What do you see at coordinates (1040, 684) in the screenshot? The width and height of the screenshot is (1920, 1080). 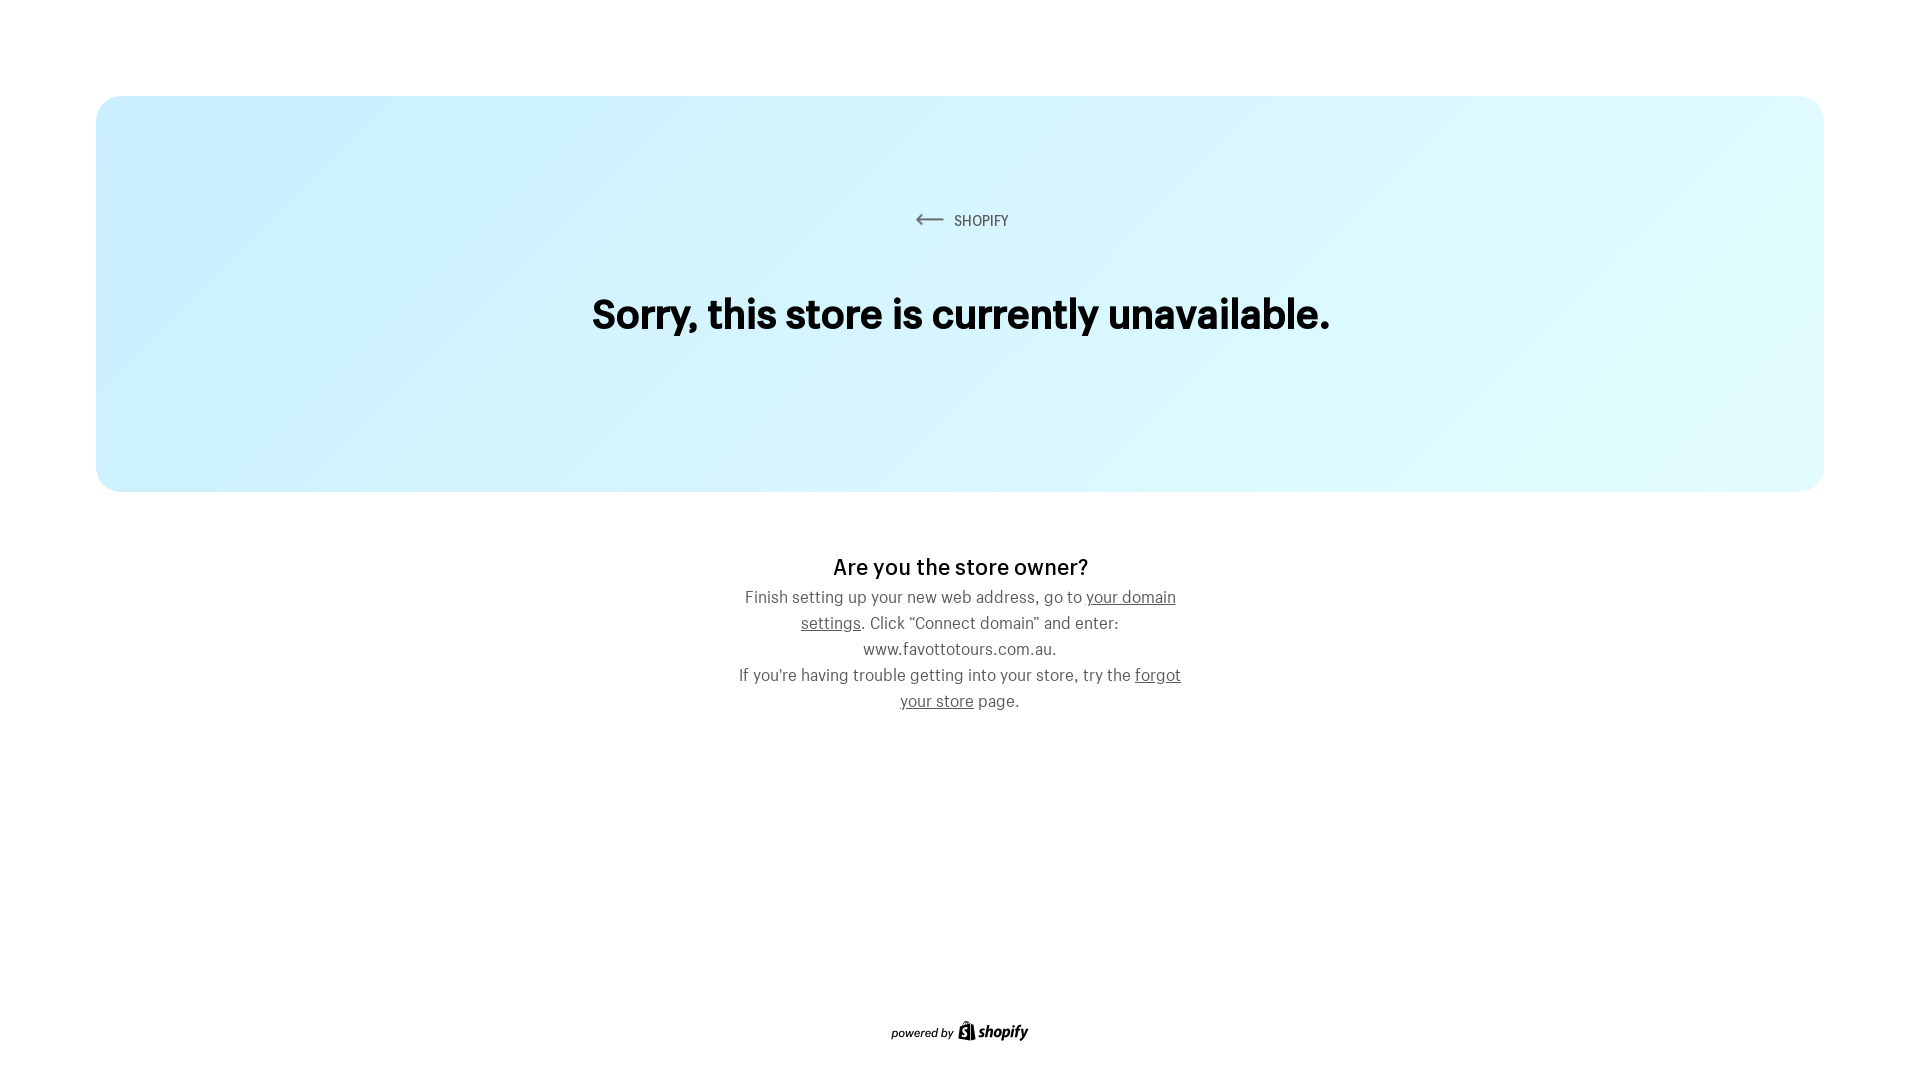 I see `'forgot your store'` at bounding box center [1040, 684].